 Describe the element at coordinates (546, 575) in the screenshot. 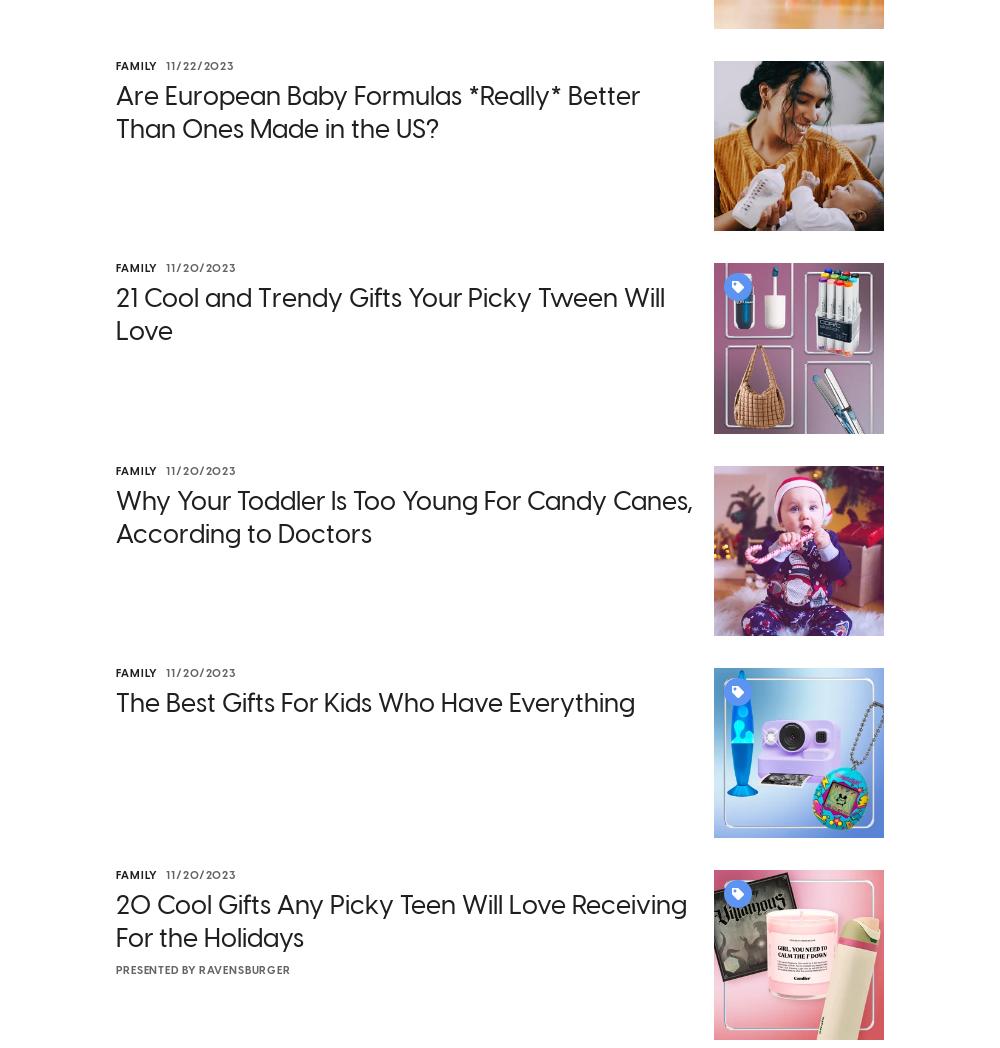

I see `'was awarded'` at that location.